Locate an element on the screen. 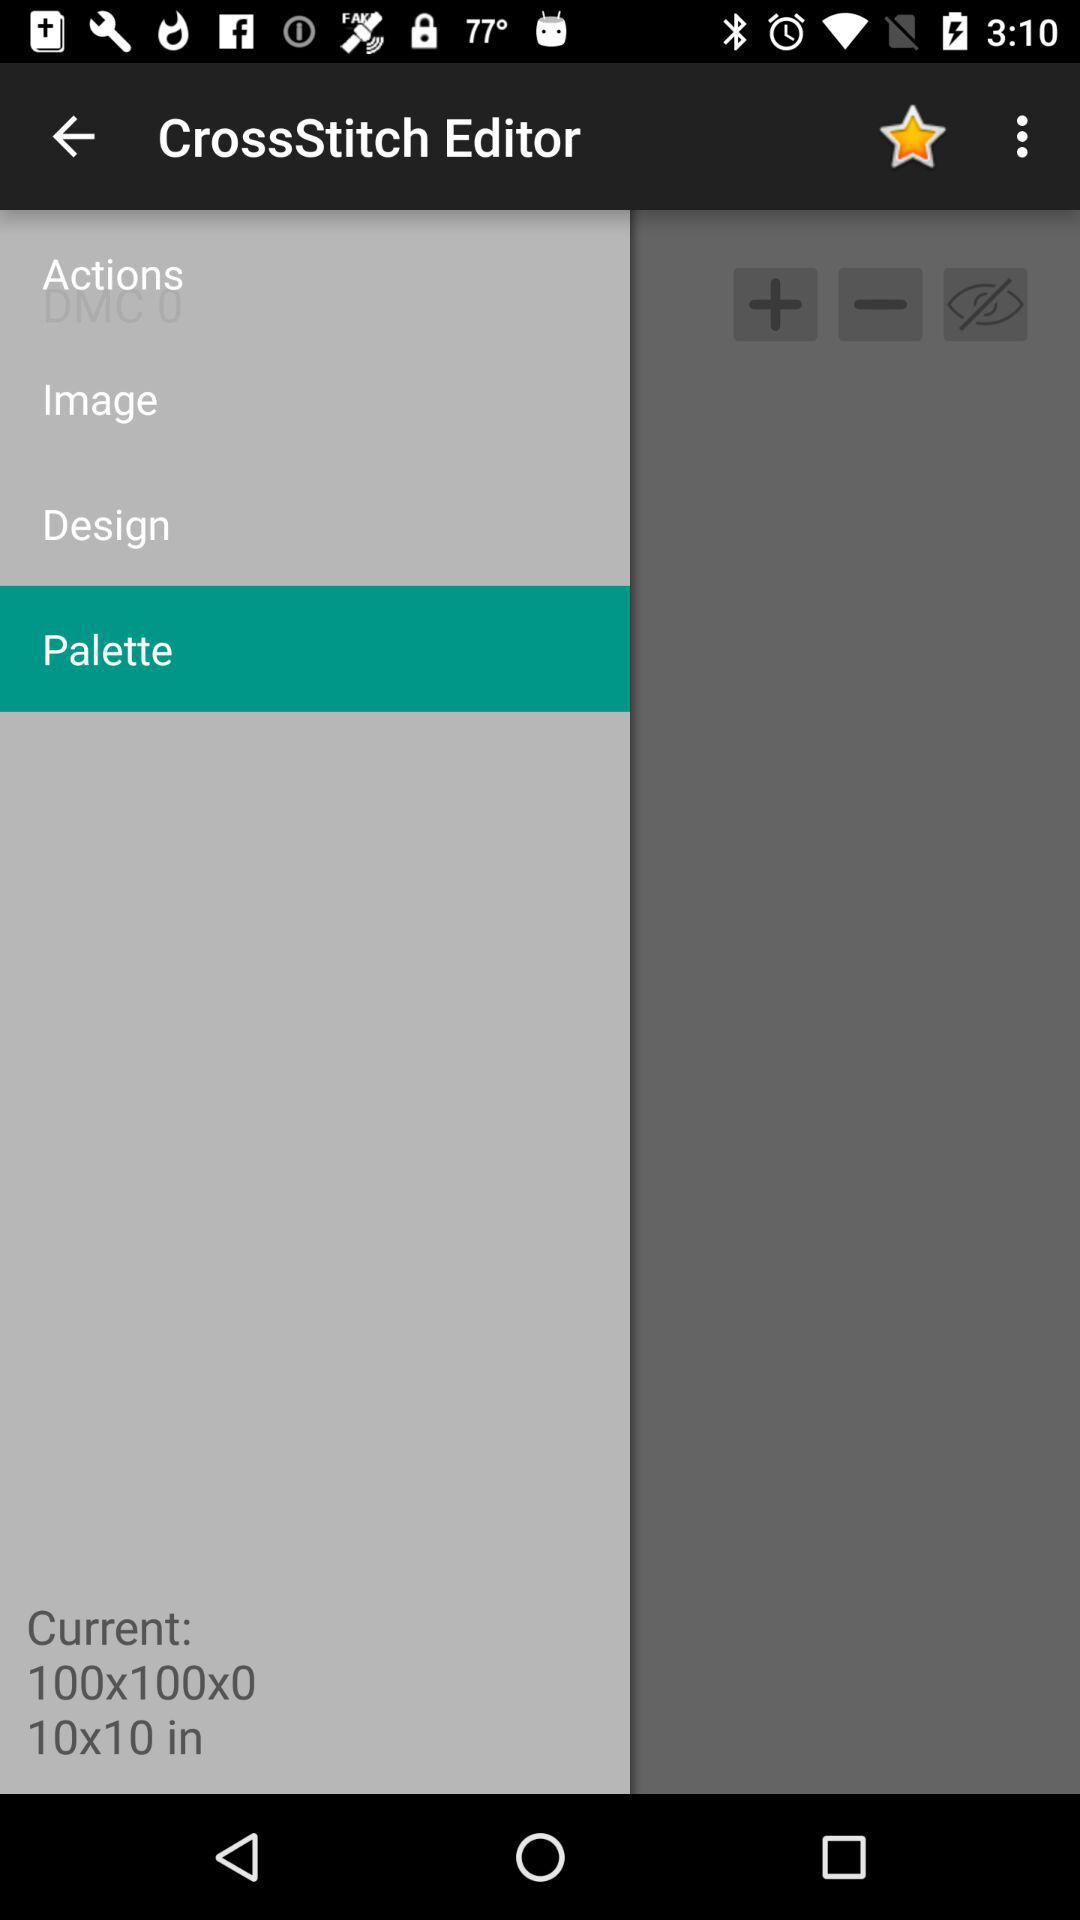  the add icon is located at coordinates (774, 303).